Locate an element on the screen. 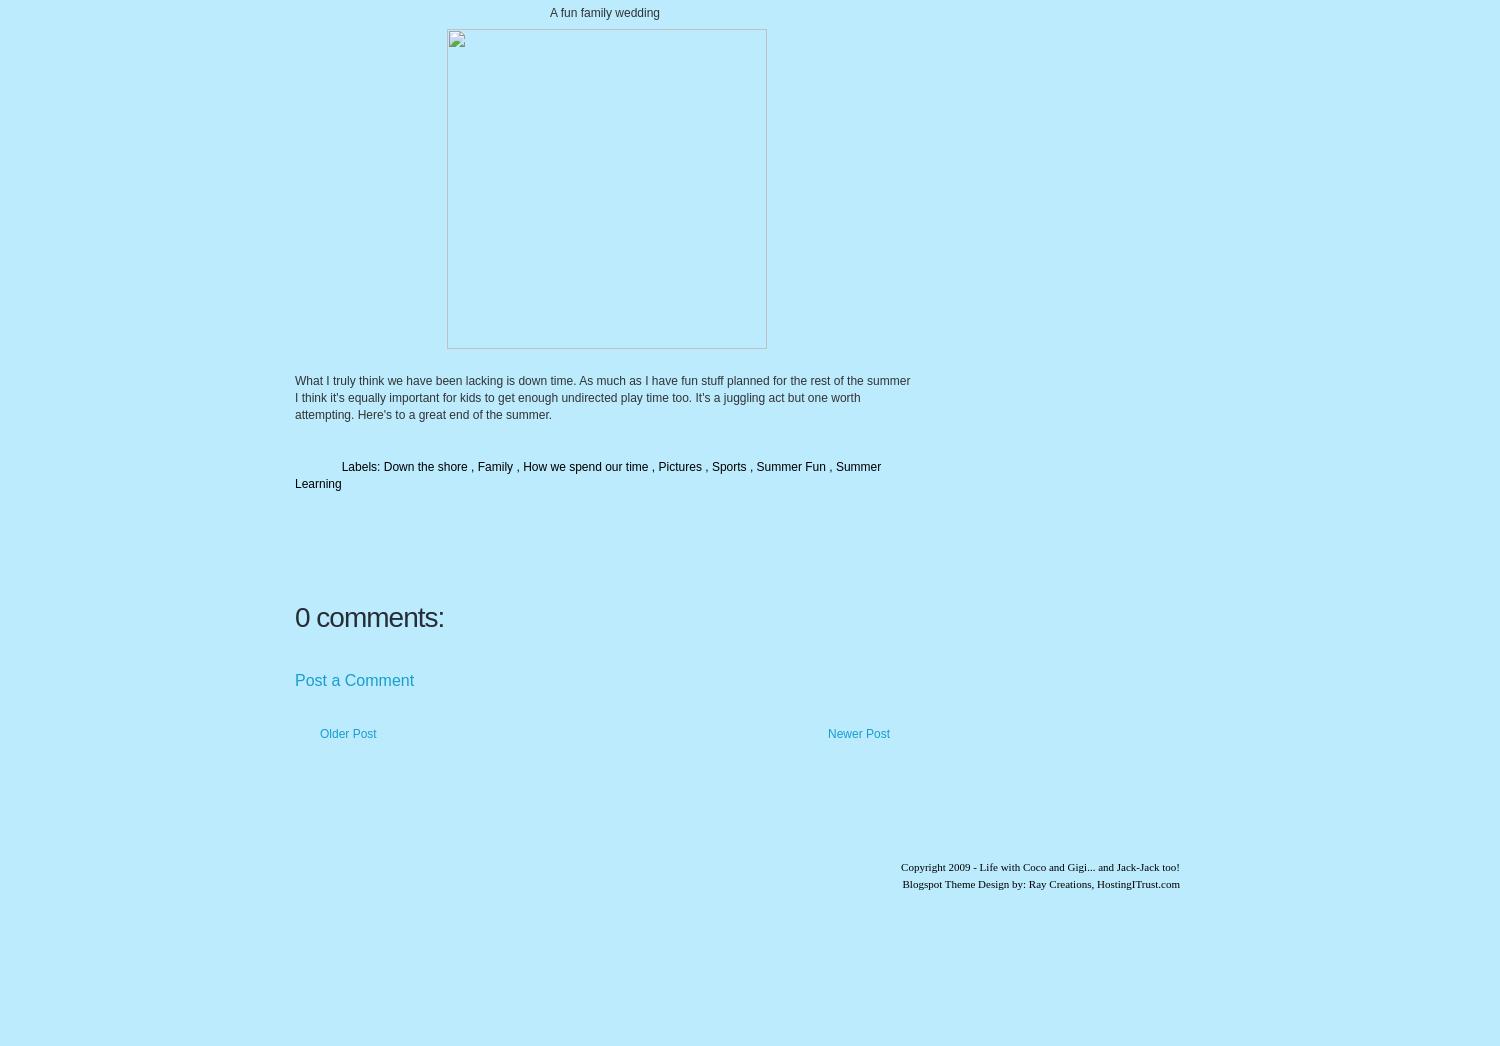 Image resolution: width=1500 pixels, height=1046 pixels. 'Labels:' is located at coordinates (360, 466).